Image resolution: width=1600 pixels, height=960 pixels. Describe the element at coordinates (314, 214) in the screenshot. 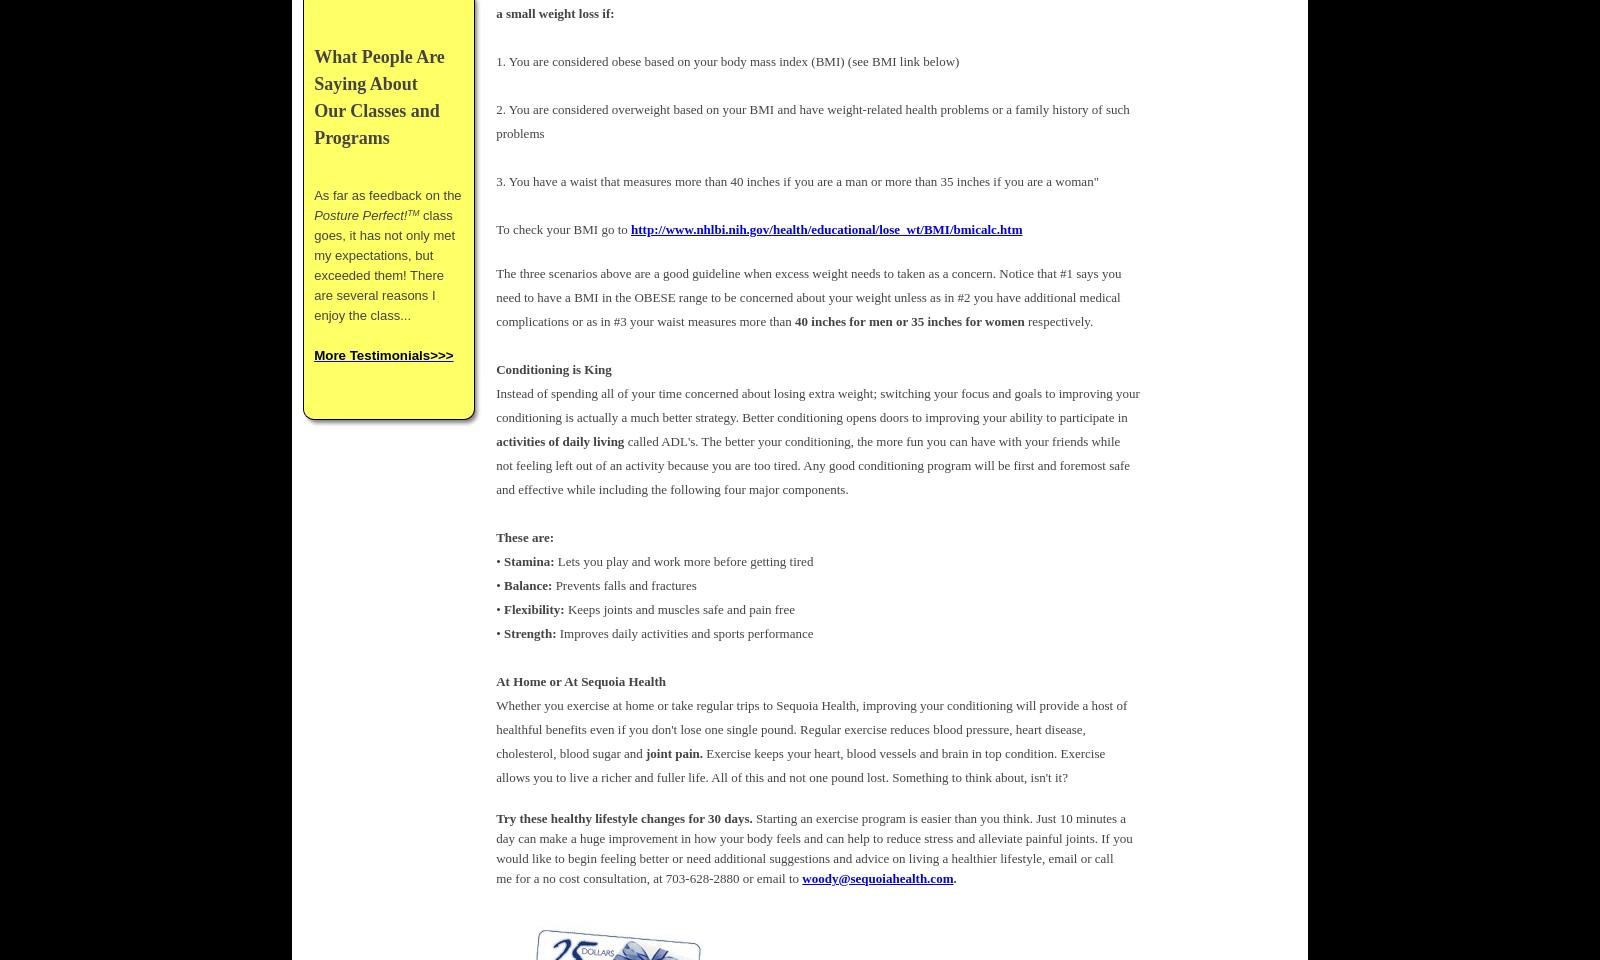

I see `'Posture Perfect!'` at that location.